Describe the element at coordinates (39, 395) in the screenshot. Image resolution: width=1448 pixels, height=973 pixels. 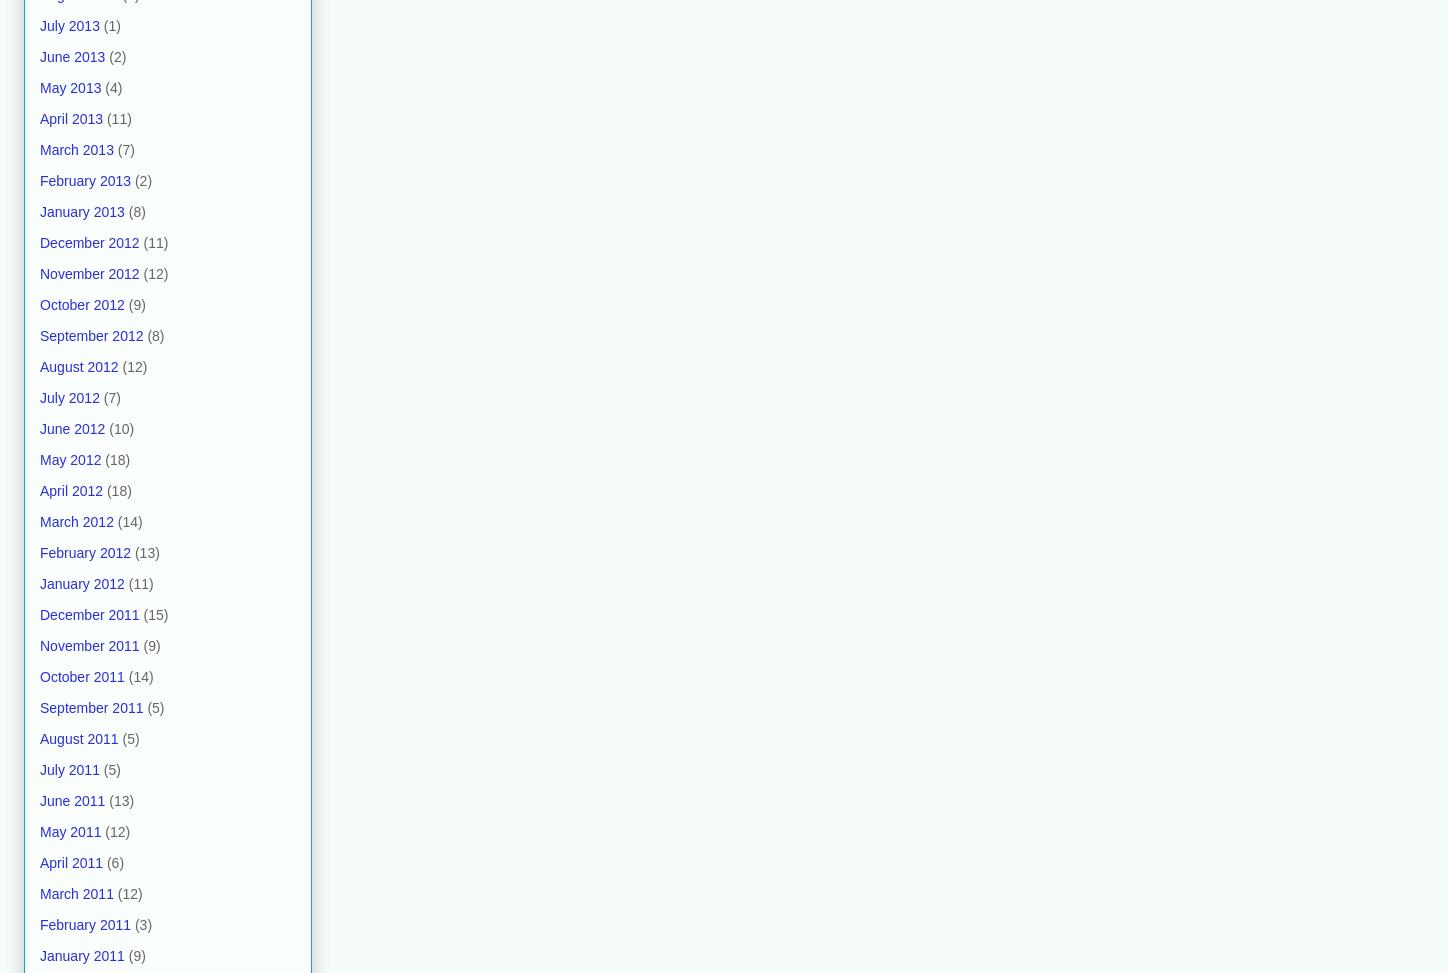
I see `'July 2012'` at that location.